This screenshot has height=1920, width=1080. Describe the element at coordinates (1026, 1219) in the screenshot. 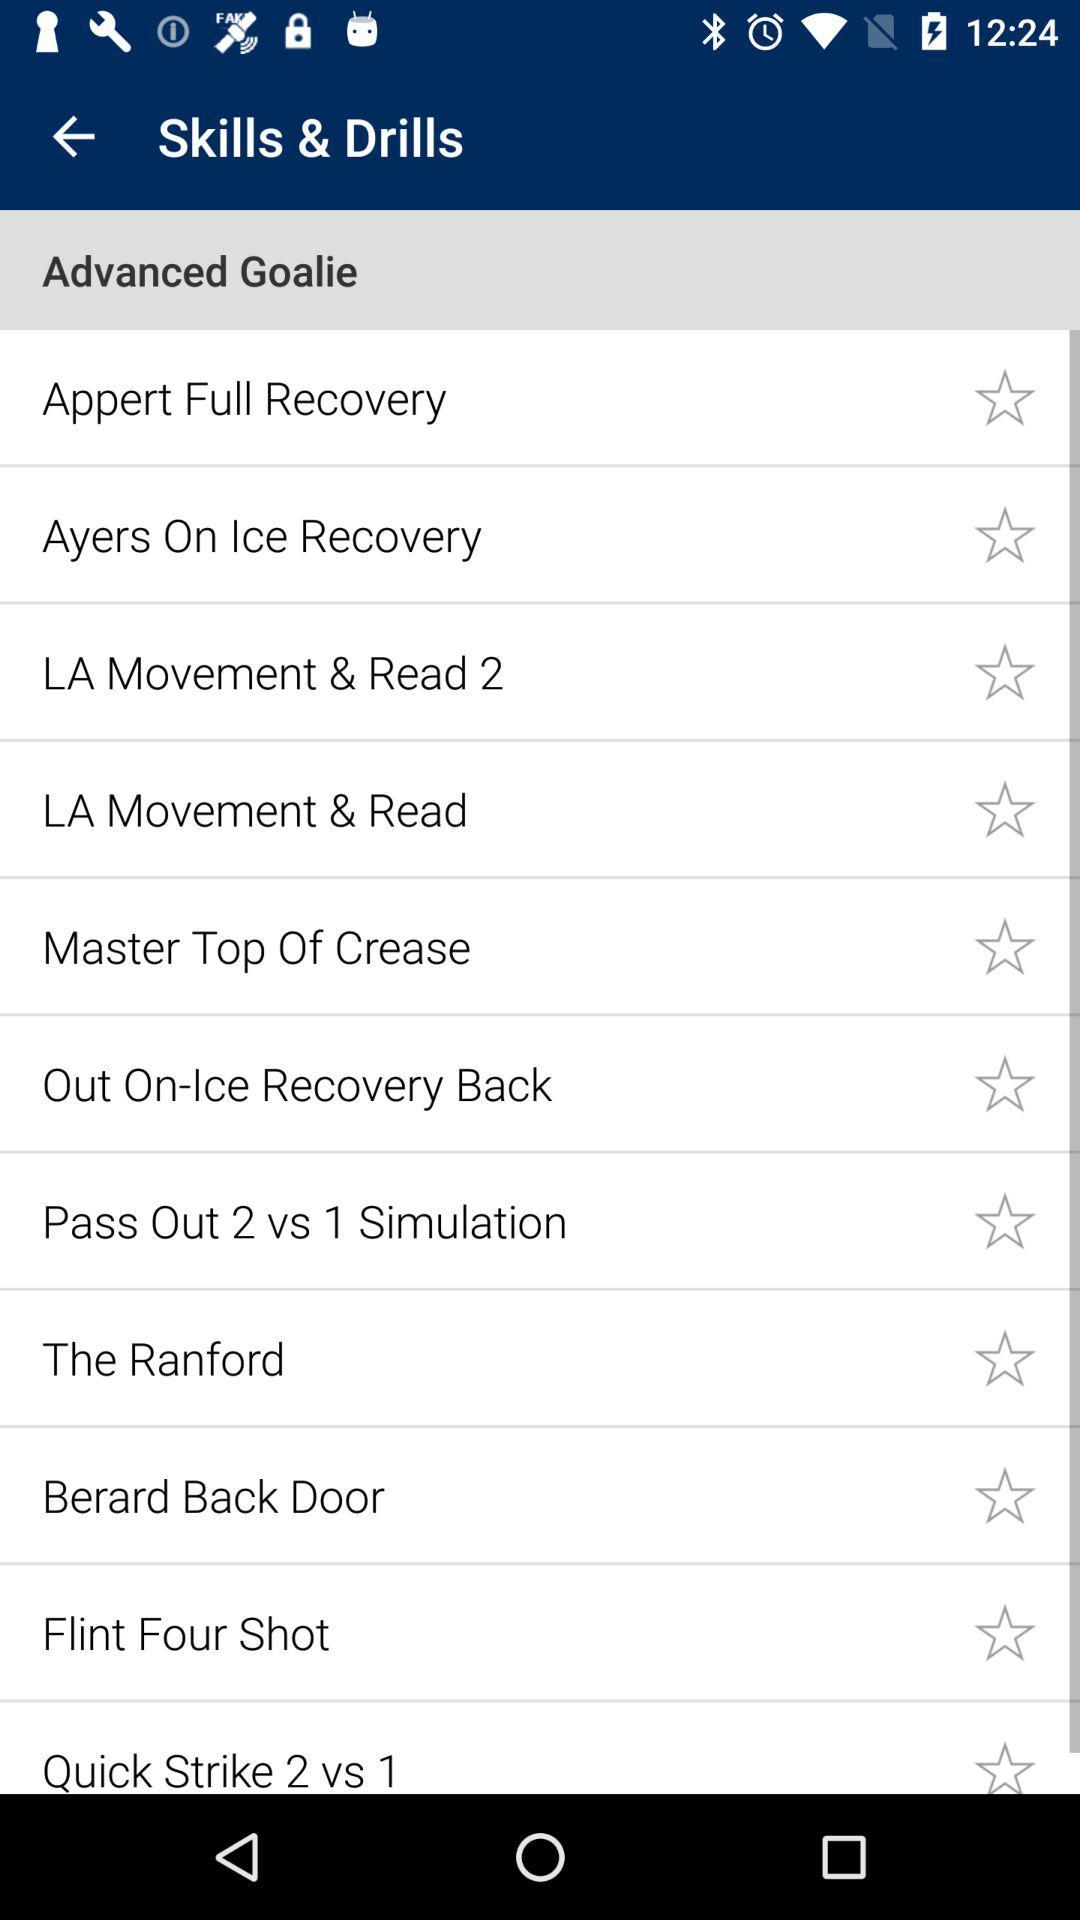

I see `the skill` at that location.